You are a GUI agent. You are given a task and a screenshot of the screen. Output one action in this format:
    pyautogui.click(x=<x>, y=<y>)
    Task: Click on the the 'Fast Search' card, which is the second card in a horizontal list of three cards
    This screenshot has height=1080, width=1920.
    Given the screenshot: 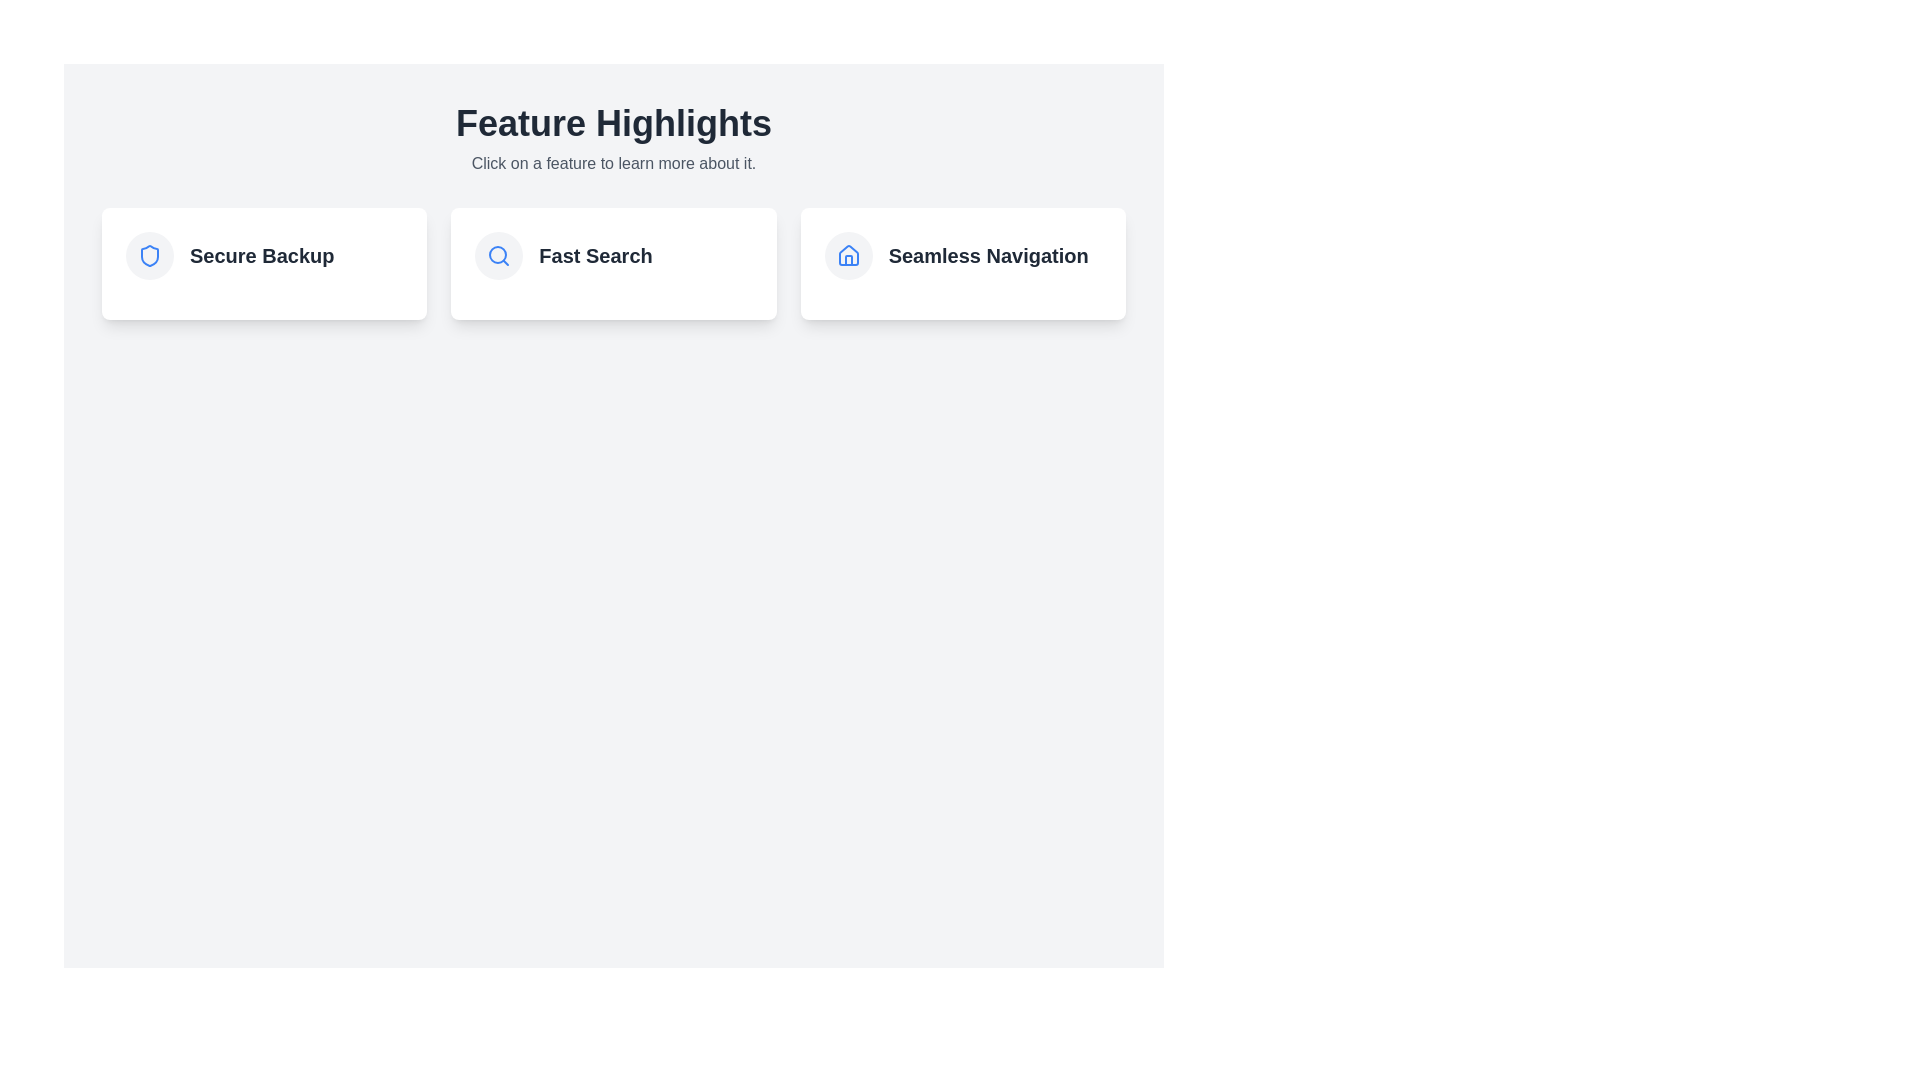 What is the action you would take?
    pyautogui.click(x=613, y=262)
    